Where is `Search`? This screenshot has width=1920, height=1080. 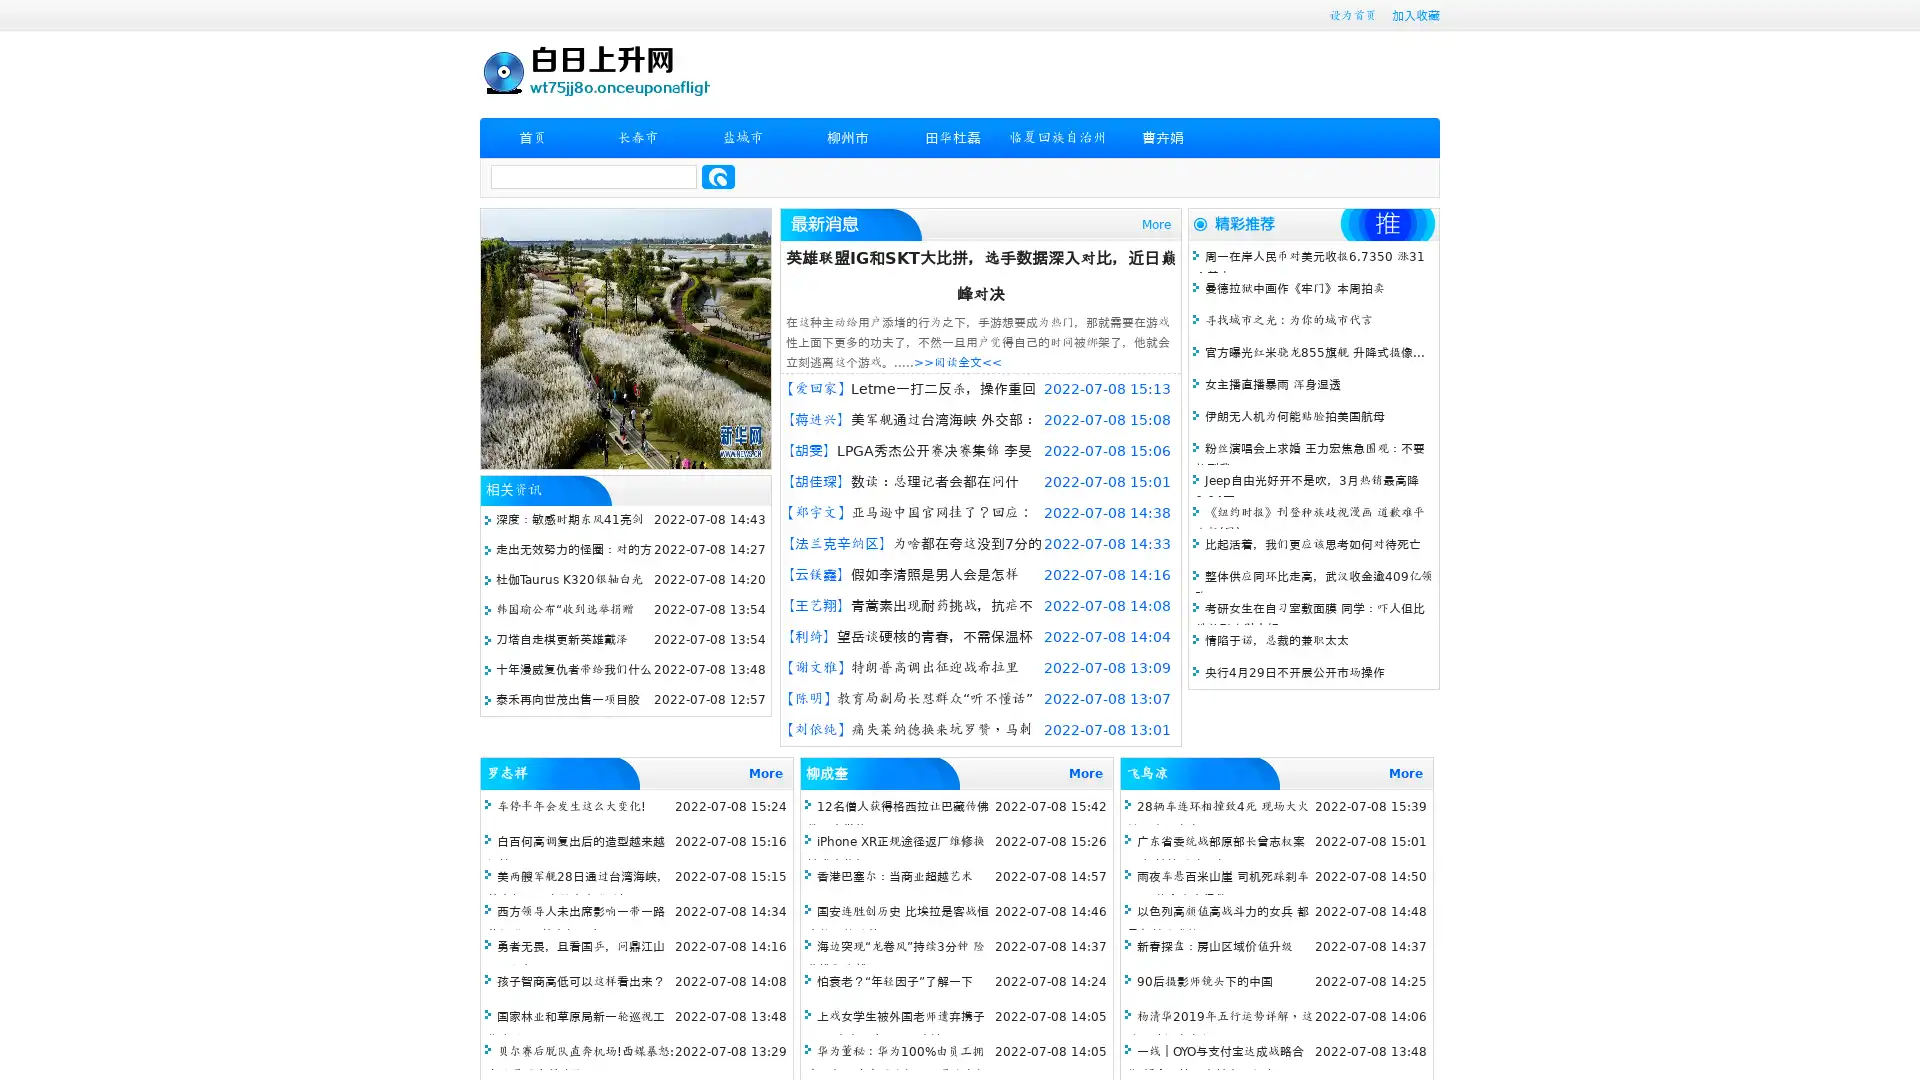
Search is located at coordinates (718, 176).